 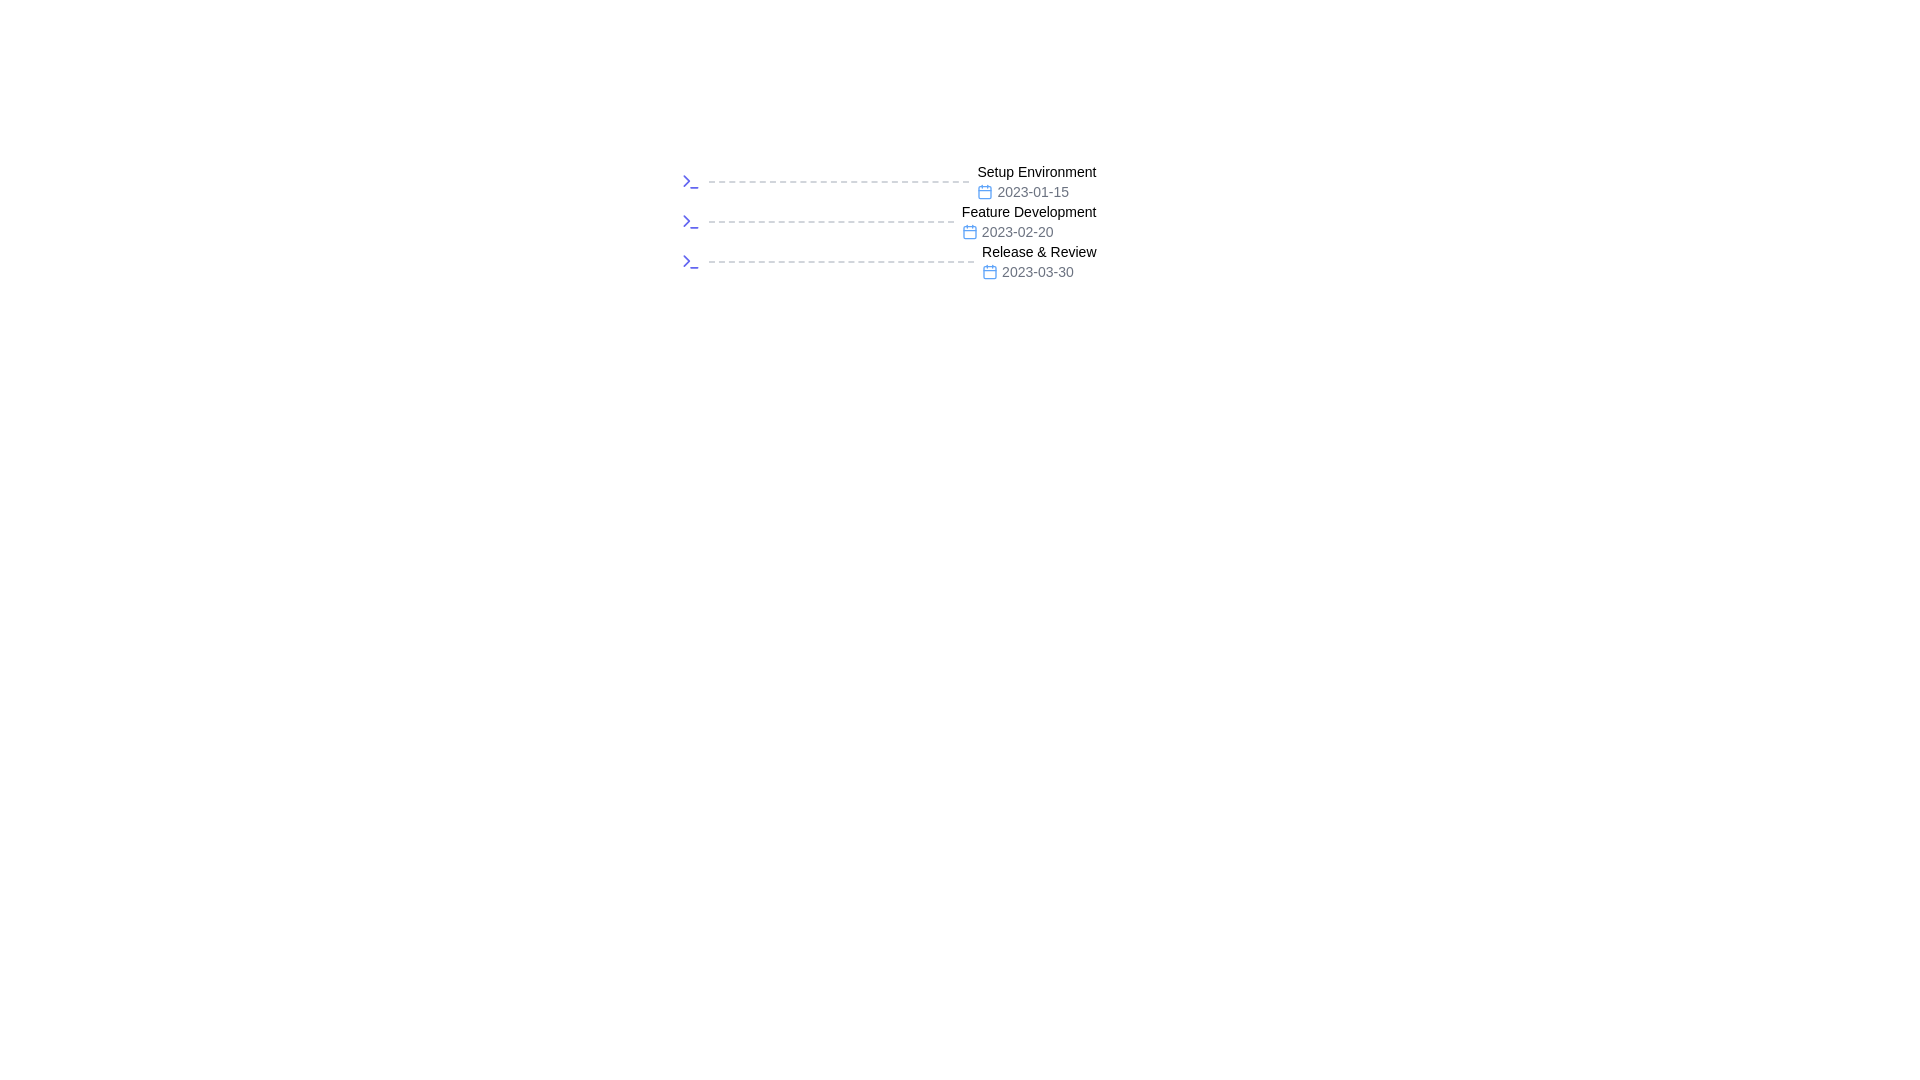 I want to click on the text label with the date '2023-03-30' and blue calendar icon, located at the bottom of the 'Release & Review' list item, so click(x=1039, y=272).